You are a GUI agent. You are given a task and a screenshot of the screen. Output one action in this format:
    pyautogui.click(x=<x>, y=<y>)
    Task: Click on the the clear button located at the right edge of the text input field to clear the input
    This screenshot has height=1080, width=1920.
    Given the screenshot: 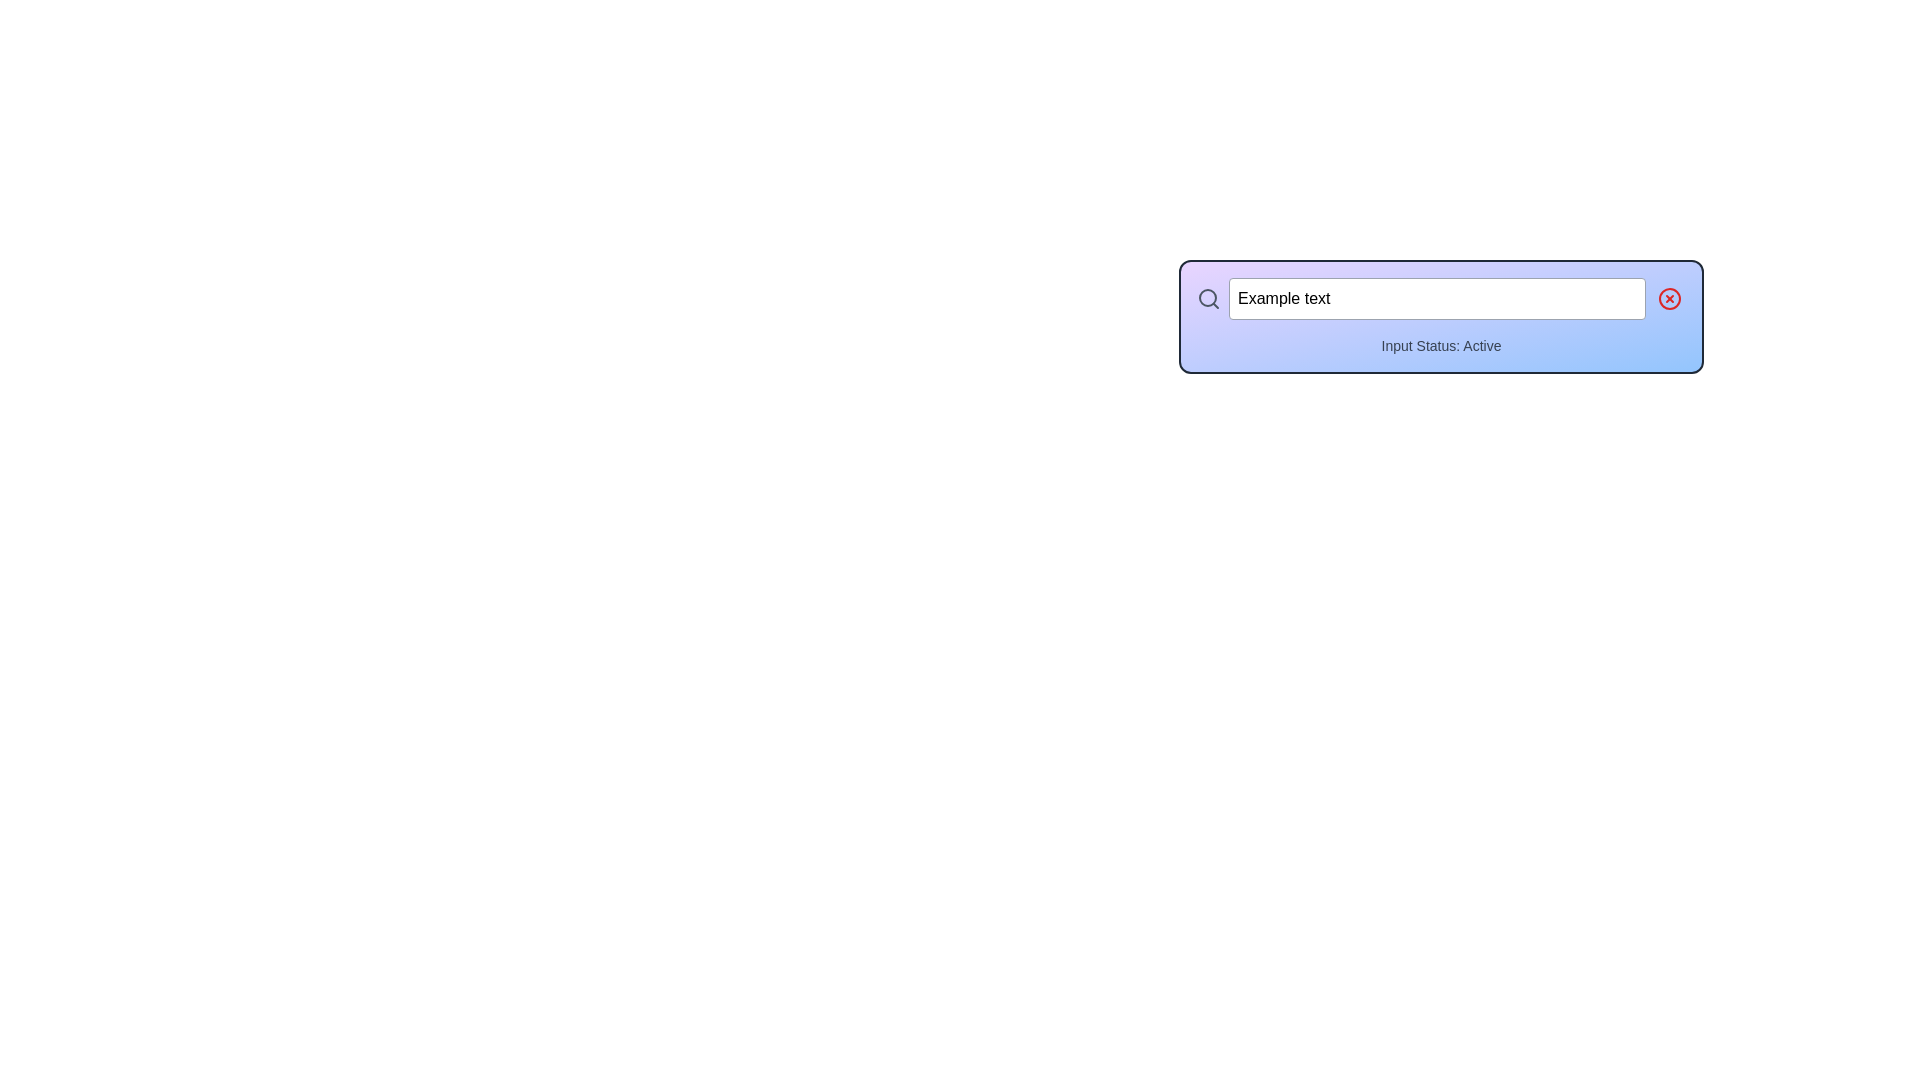 What is the action you would take?
    pyautogui.click(x=1670, y=299)
    